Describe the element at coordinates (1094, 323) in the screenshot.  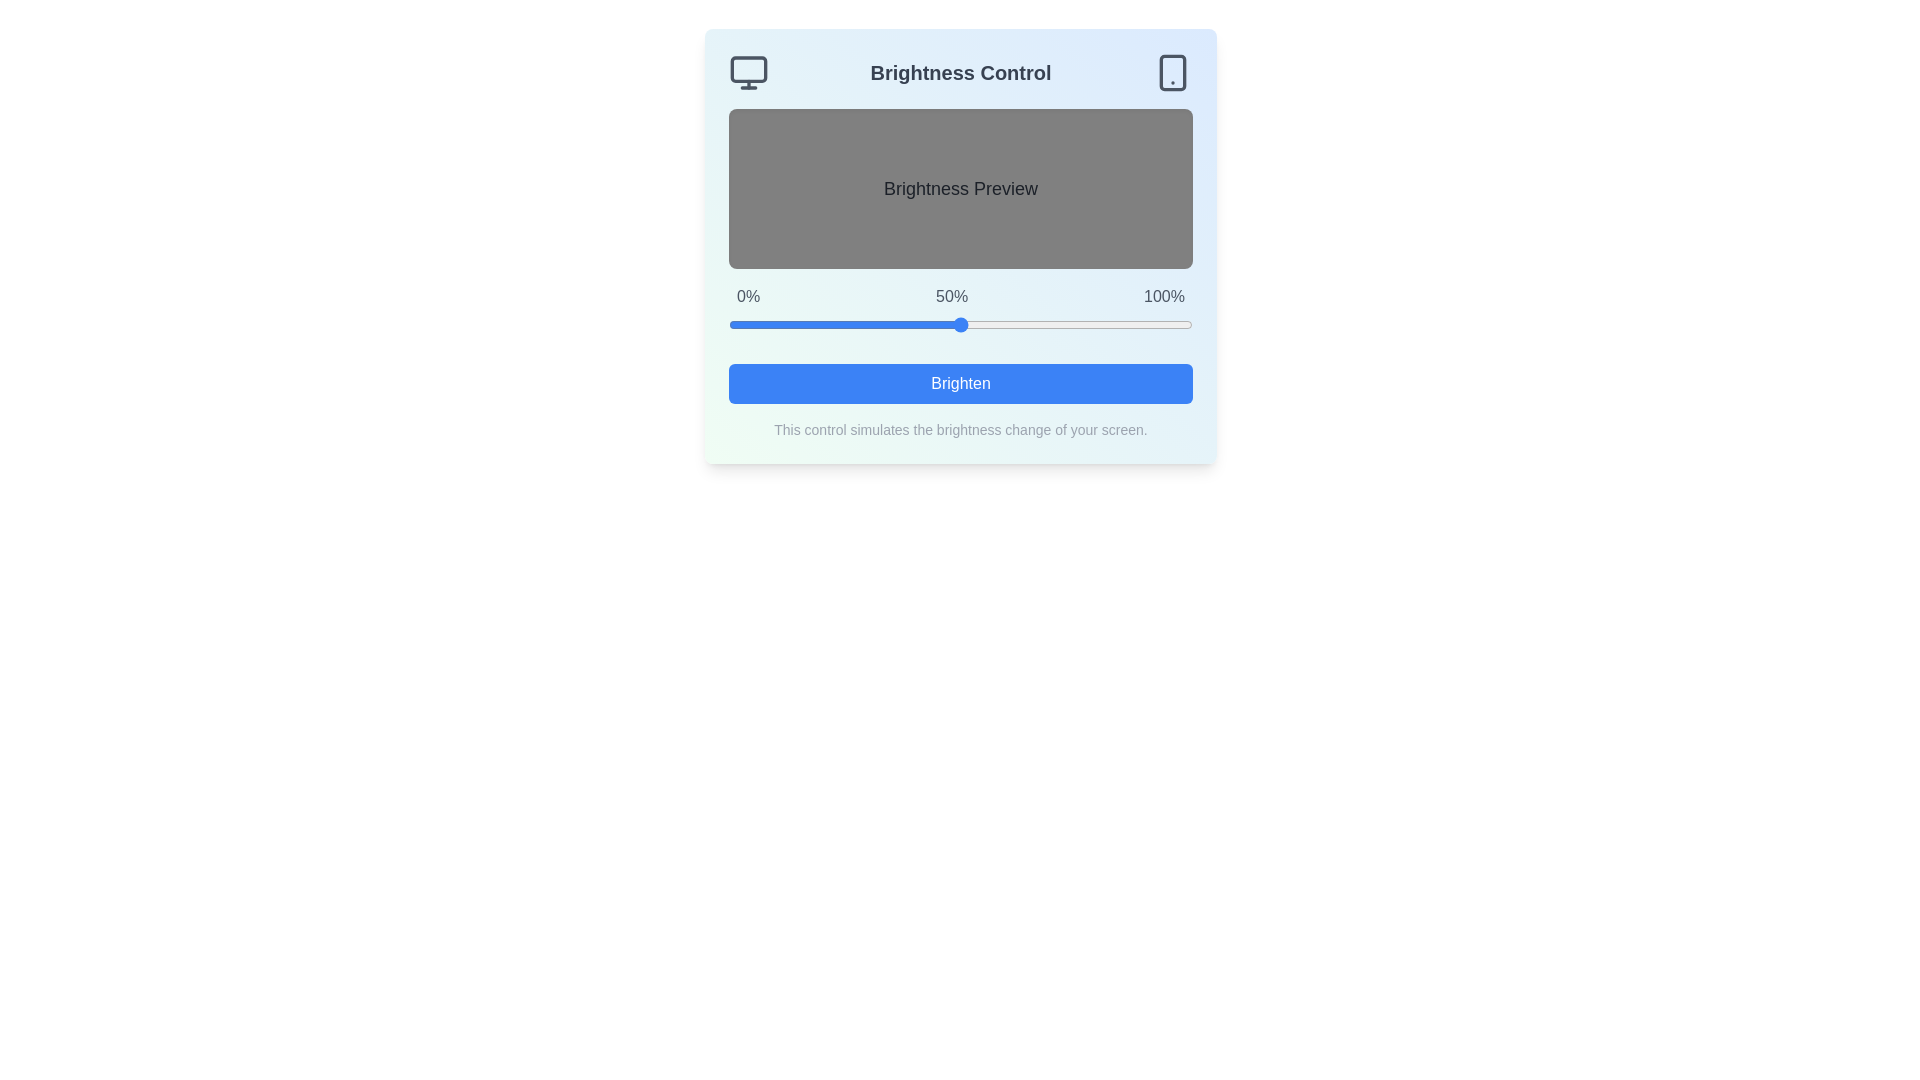
I see `the brightness slider to set the brightness level to 79%` at that location.